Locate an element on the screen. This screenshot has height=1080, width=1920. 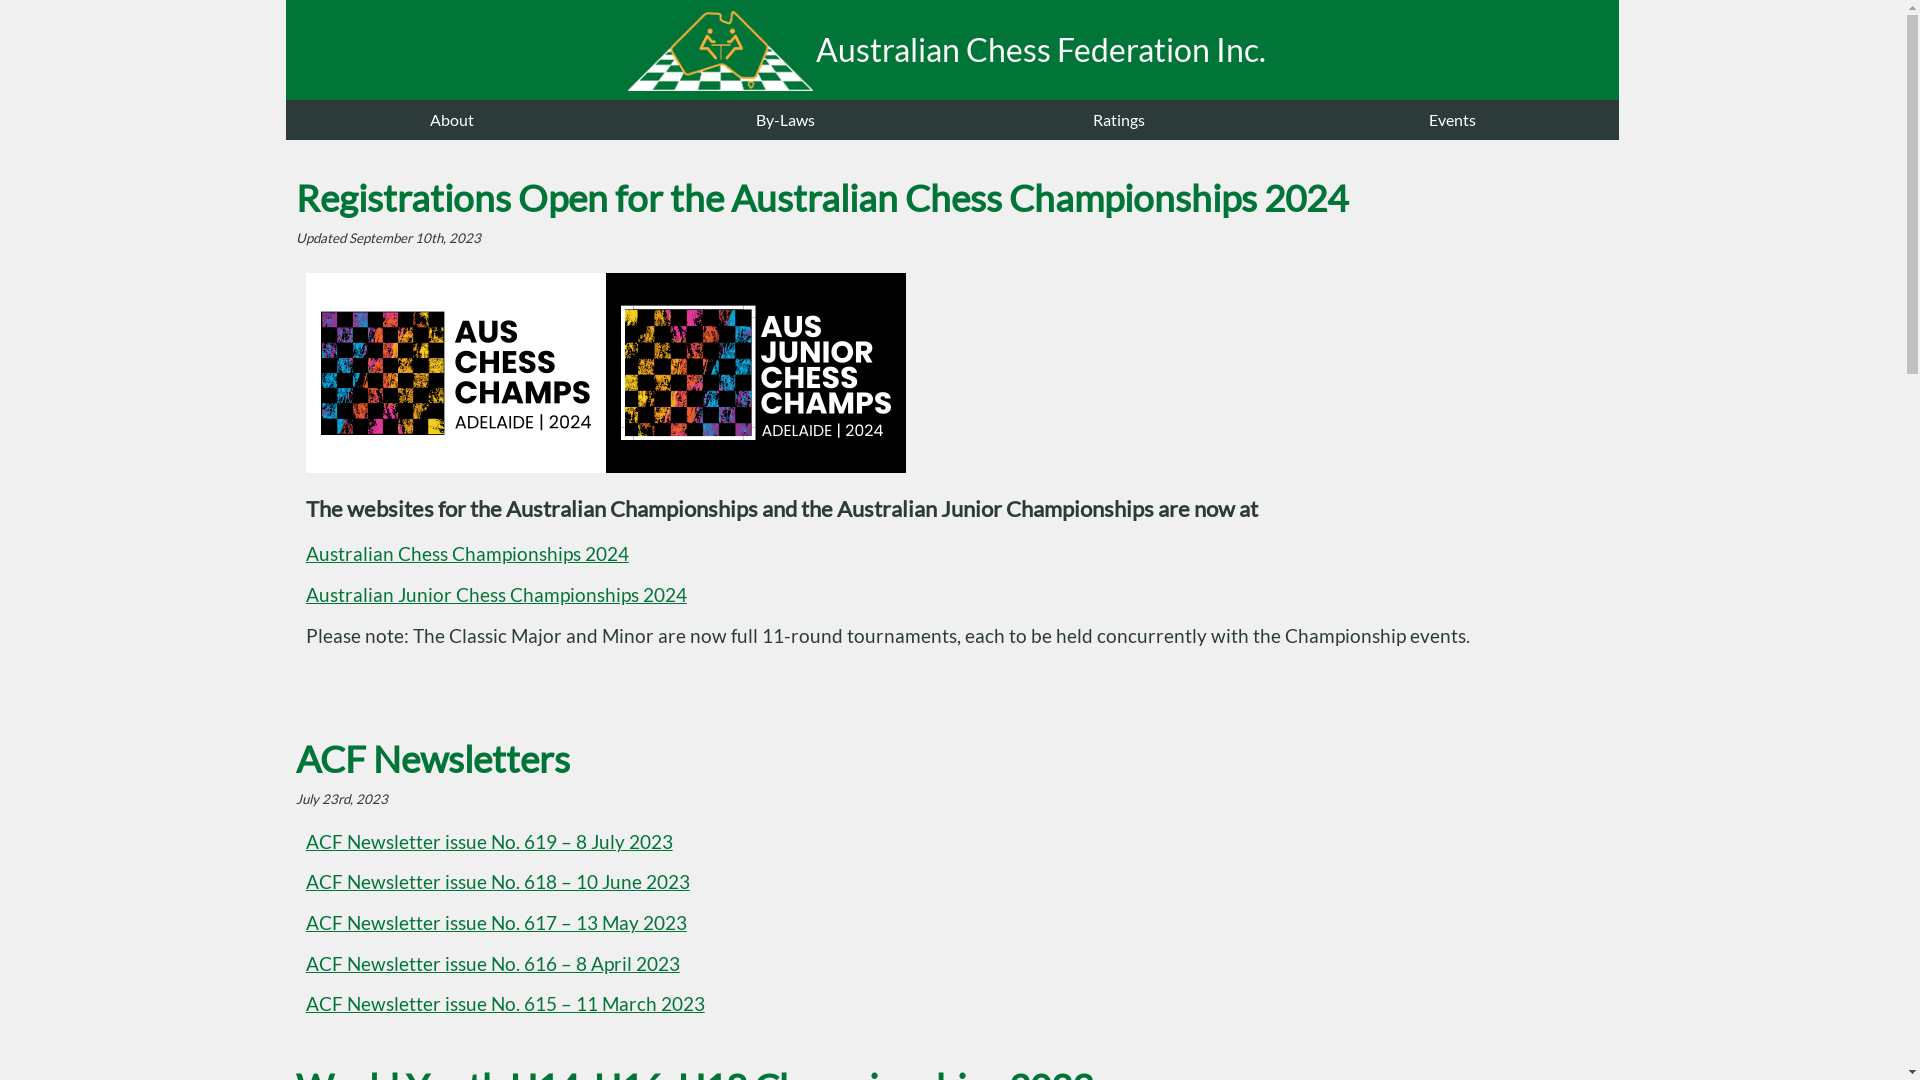
'Australian Chess Federation Inc.' is located at coordinates (952, 49).